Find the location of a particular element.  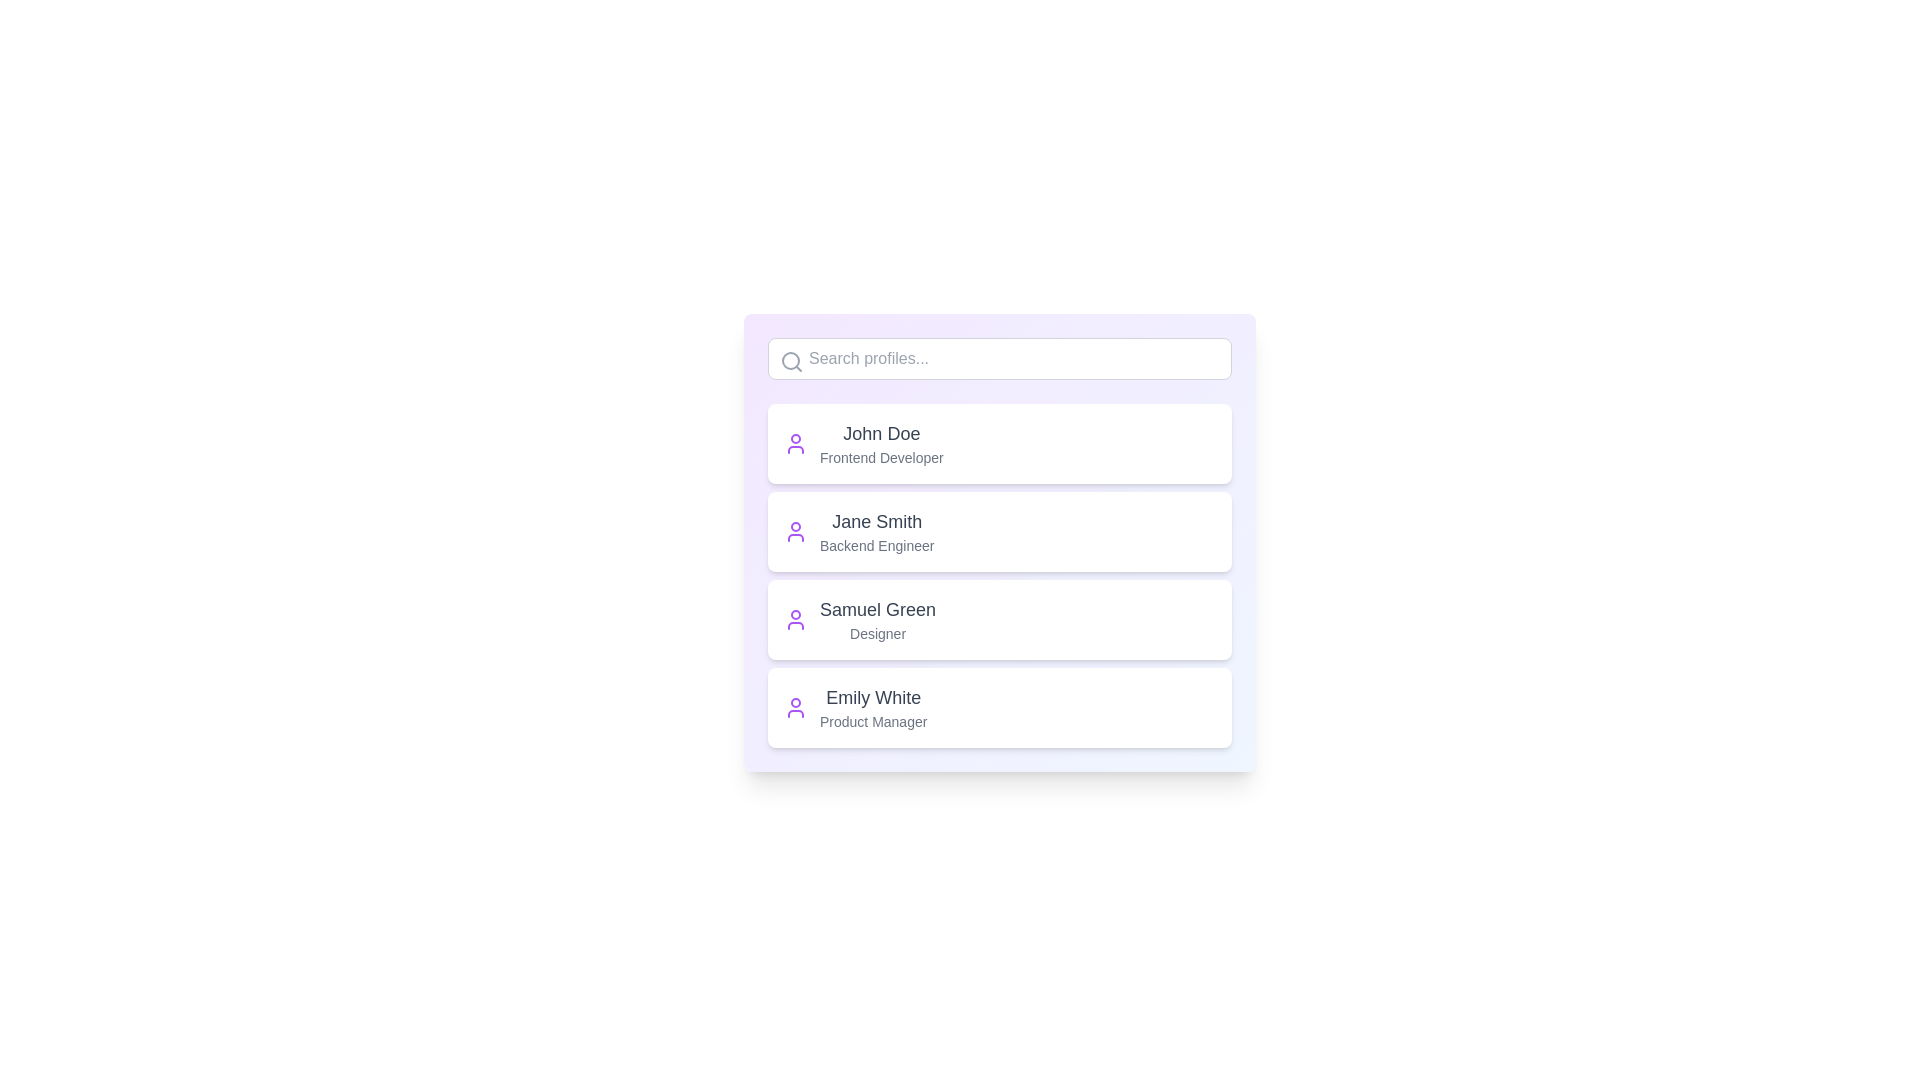

text label displaying 'Product Manager' located below 'Emily White' in the fourth profile entry is located at coordinates (873, 721).